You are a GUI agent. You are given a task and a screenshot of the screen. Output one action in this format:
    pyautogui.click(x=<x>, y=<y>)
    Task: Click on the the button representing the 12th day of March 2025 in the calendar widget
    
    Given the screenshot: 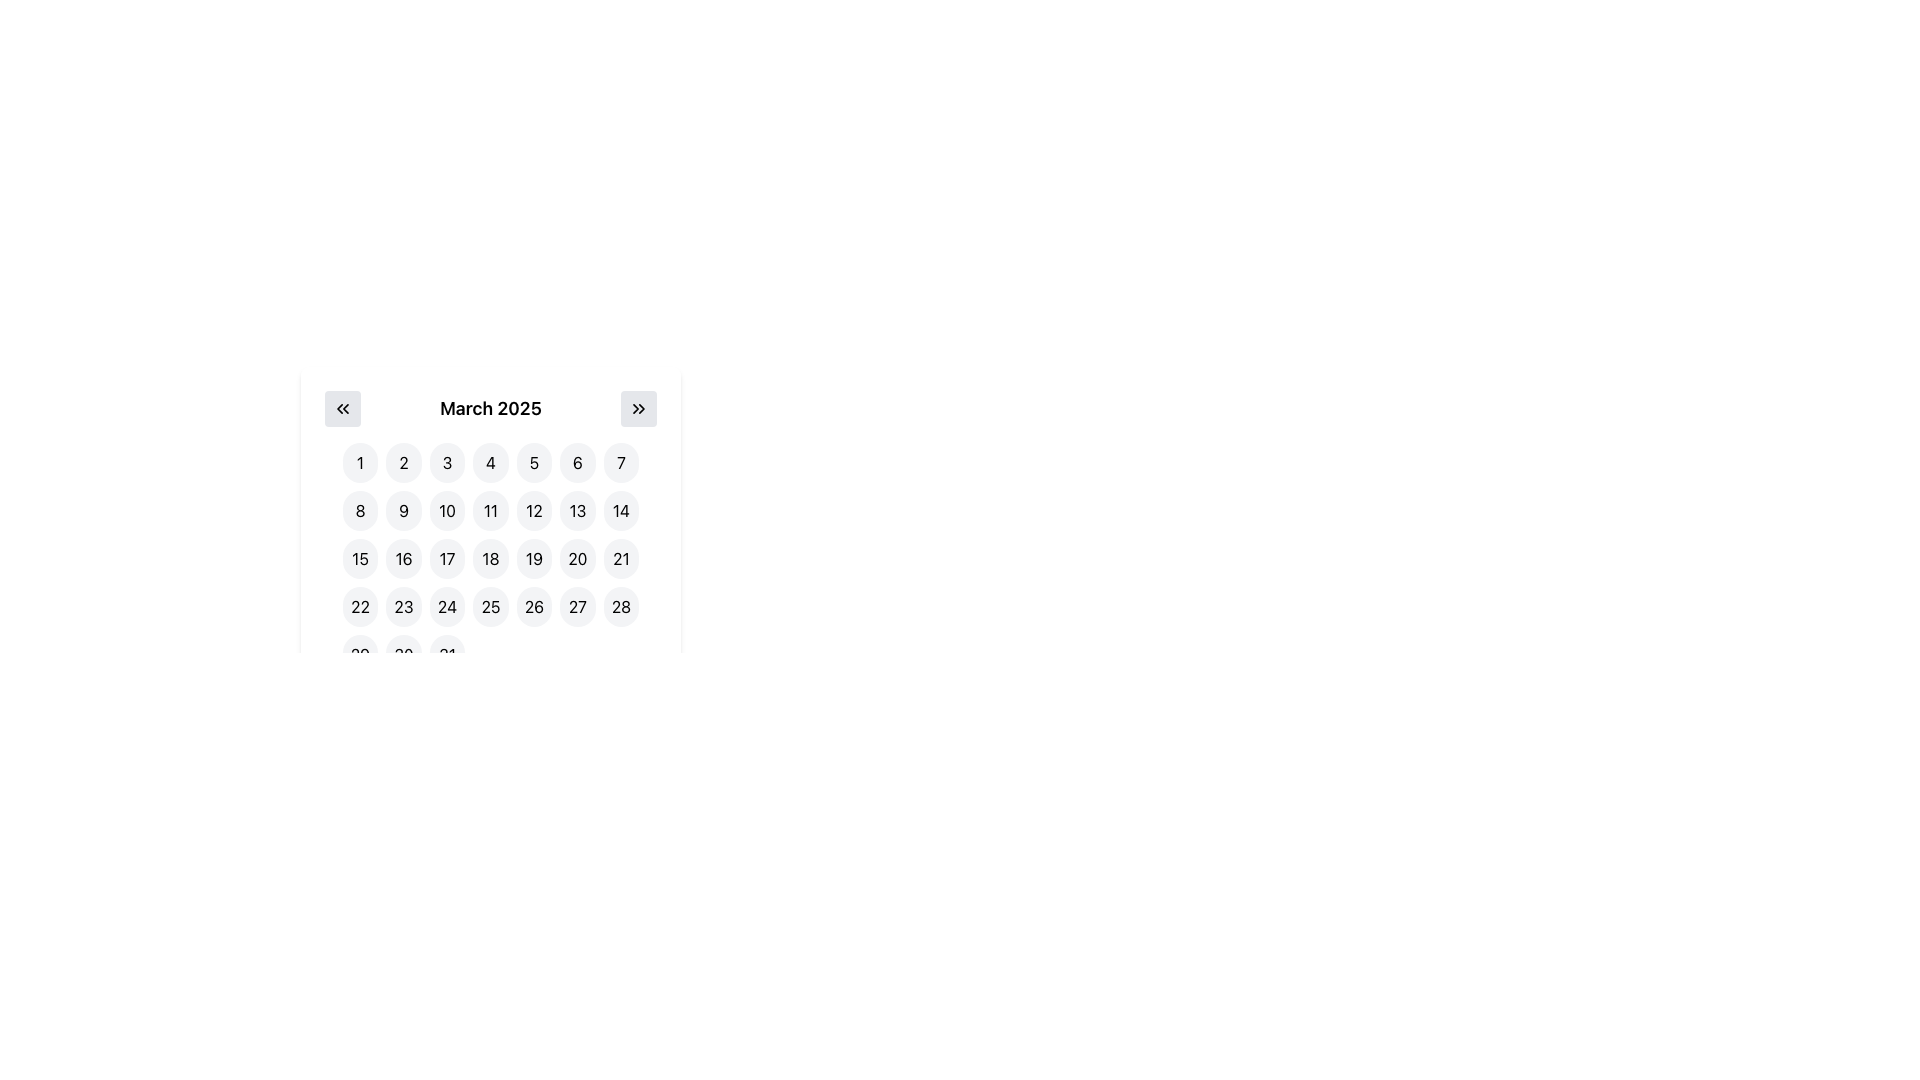 What is the action you would take?
    pyautogui.click(x=534, y=509)
    